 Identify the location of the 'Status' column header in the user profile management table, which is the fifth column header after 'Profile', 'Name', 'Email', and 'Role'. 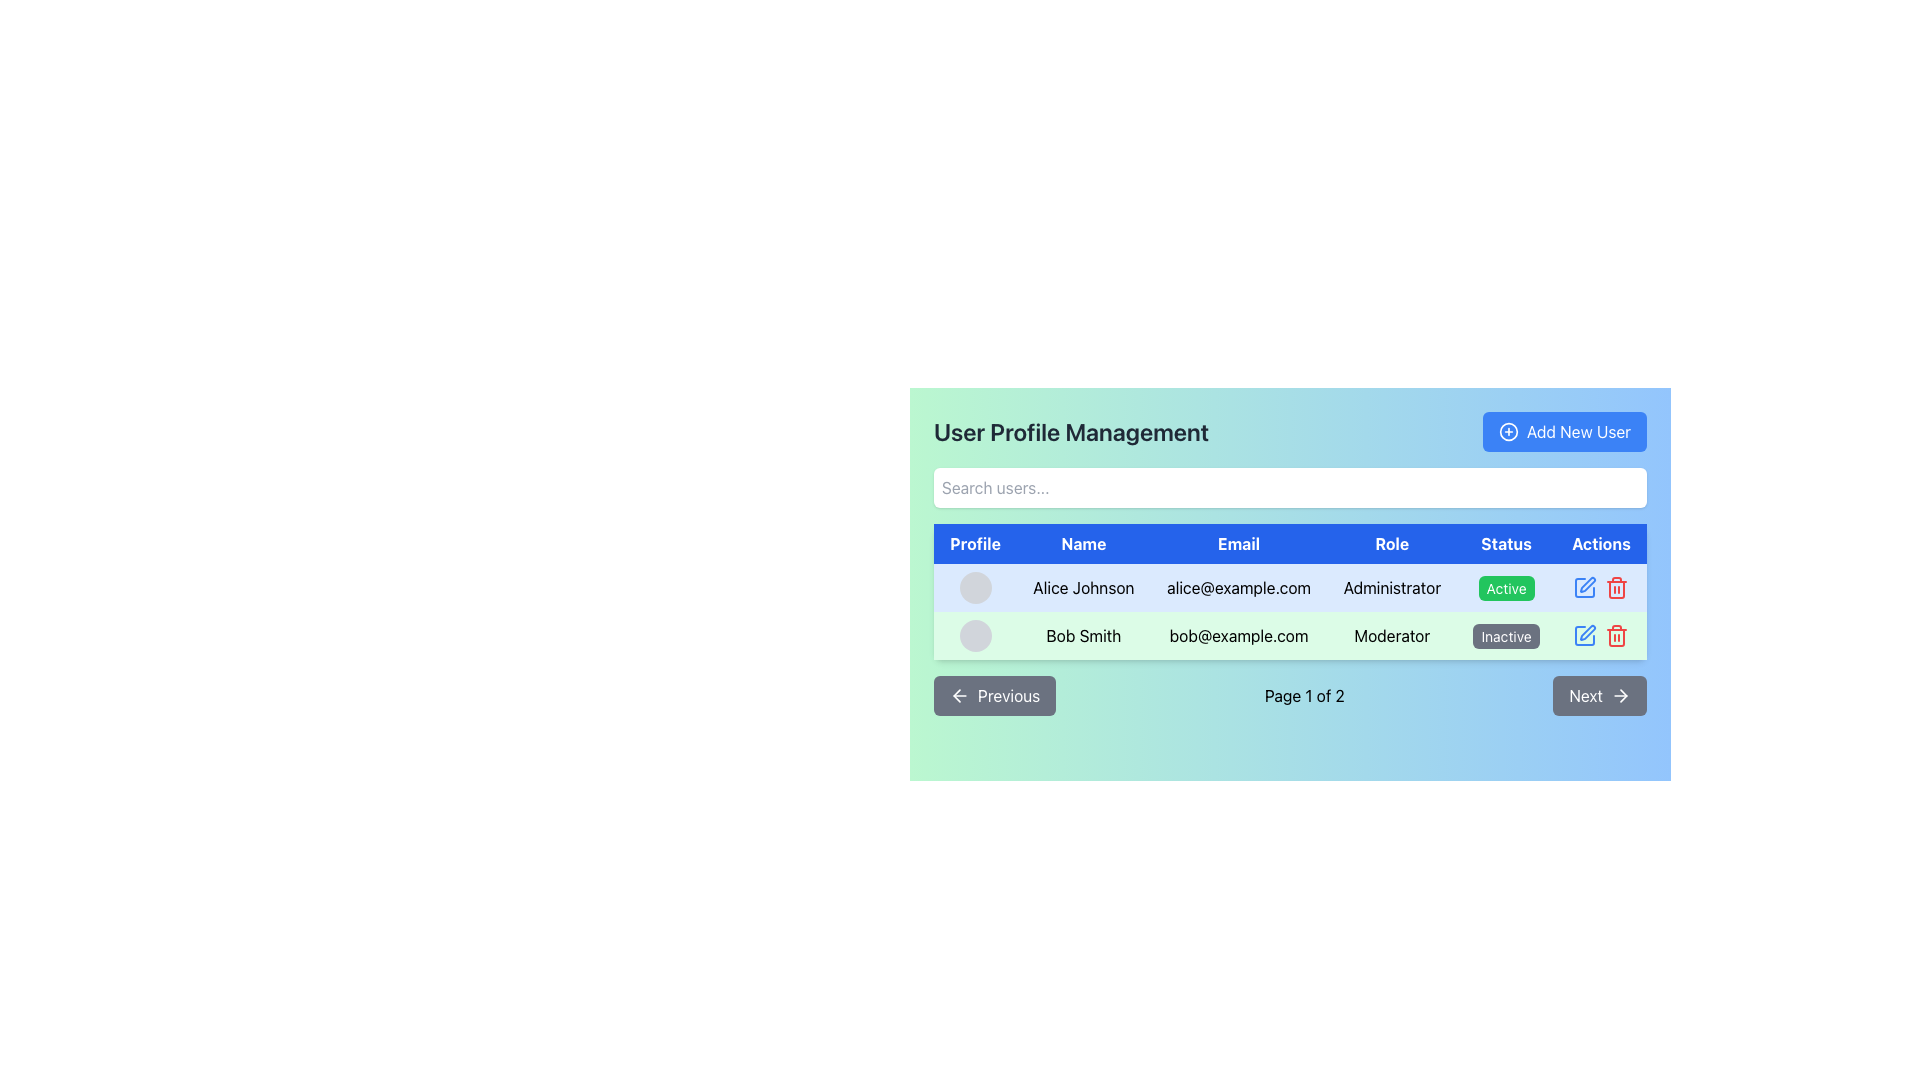
(1506, 543).